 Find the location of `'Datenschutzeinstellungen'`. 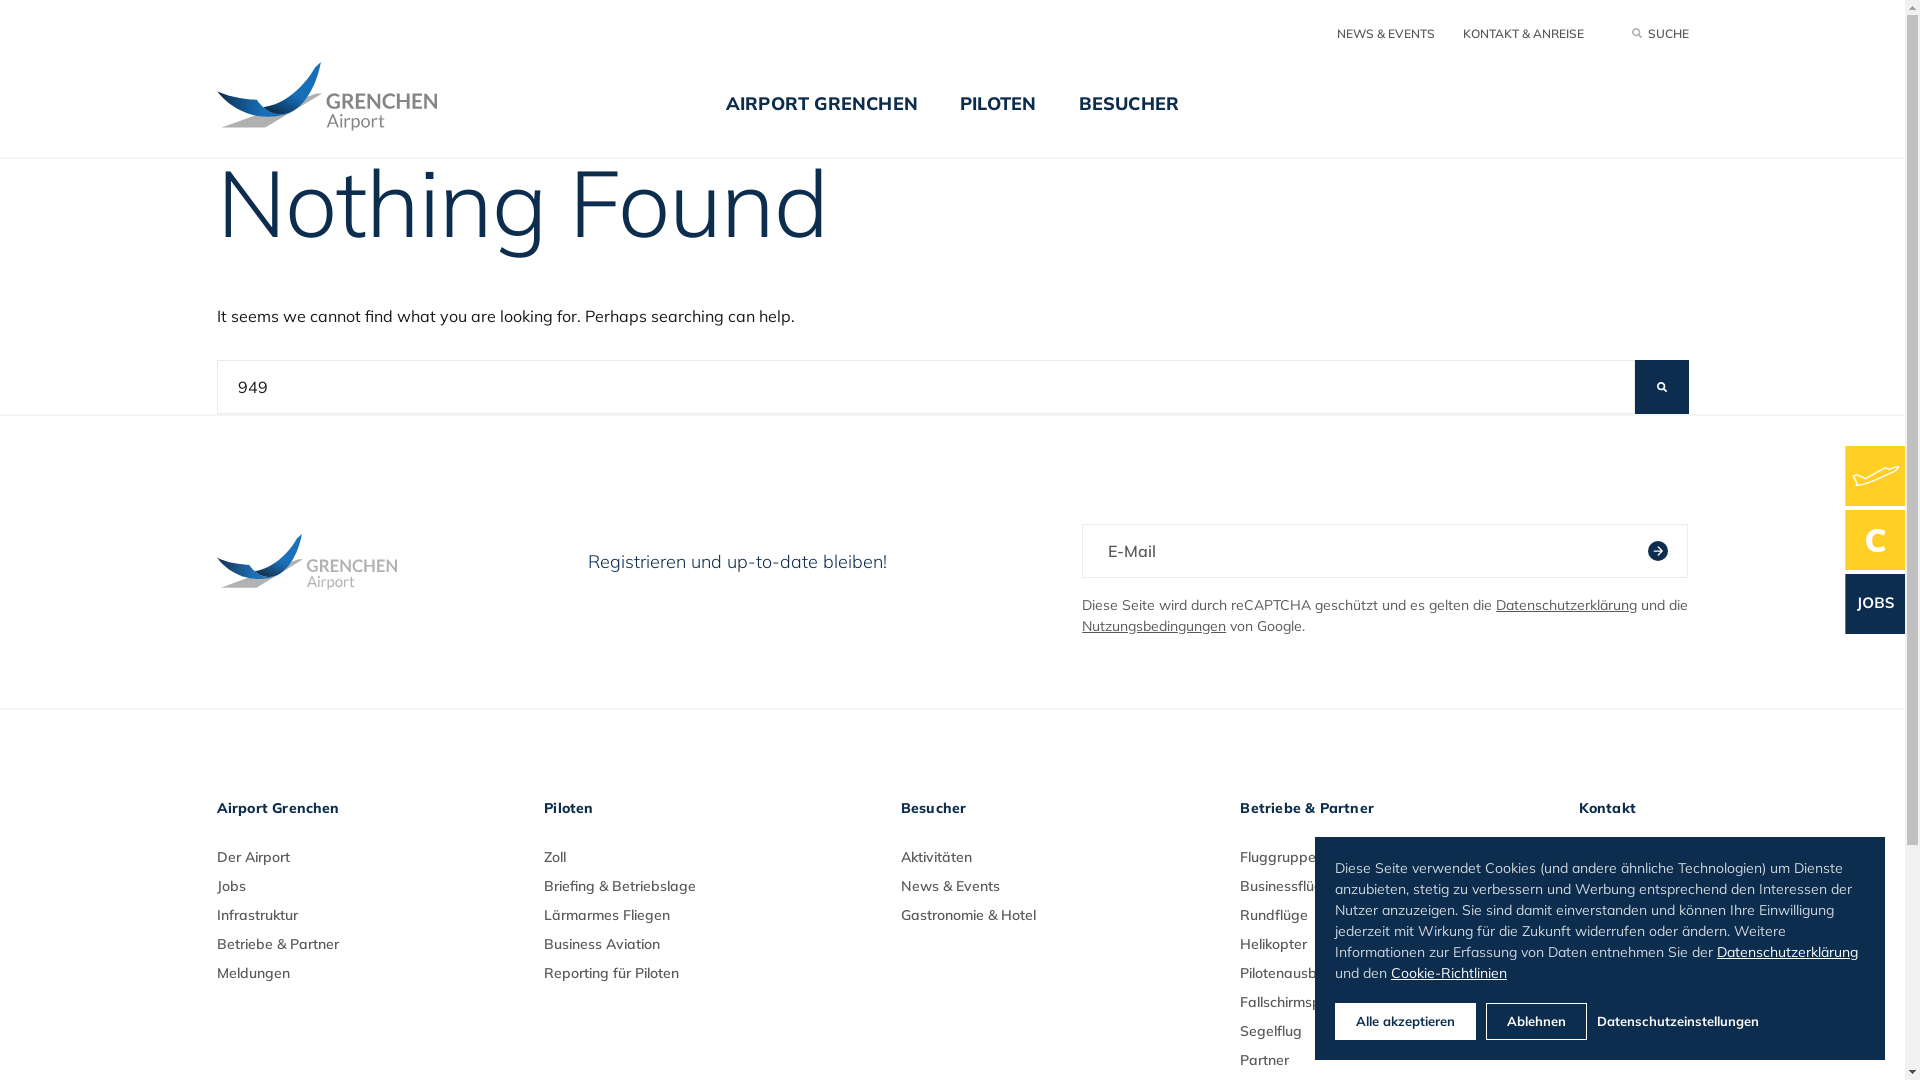

'Datenschutzeinstellungen' is located at coordinates (1730, 1022).